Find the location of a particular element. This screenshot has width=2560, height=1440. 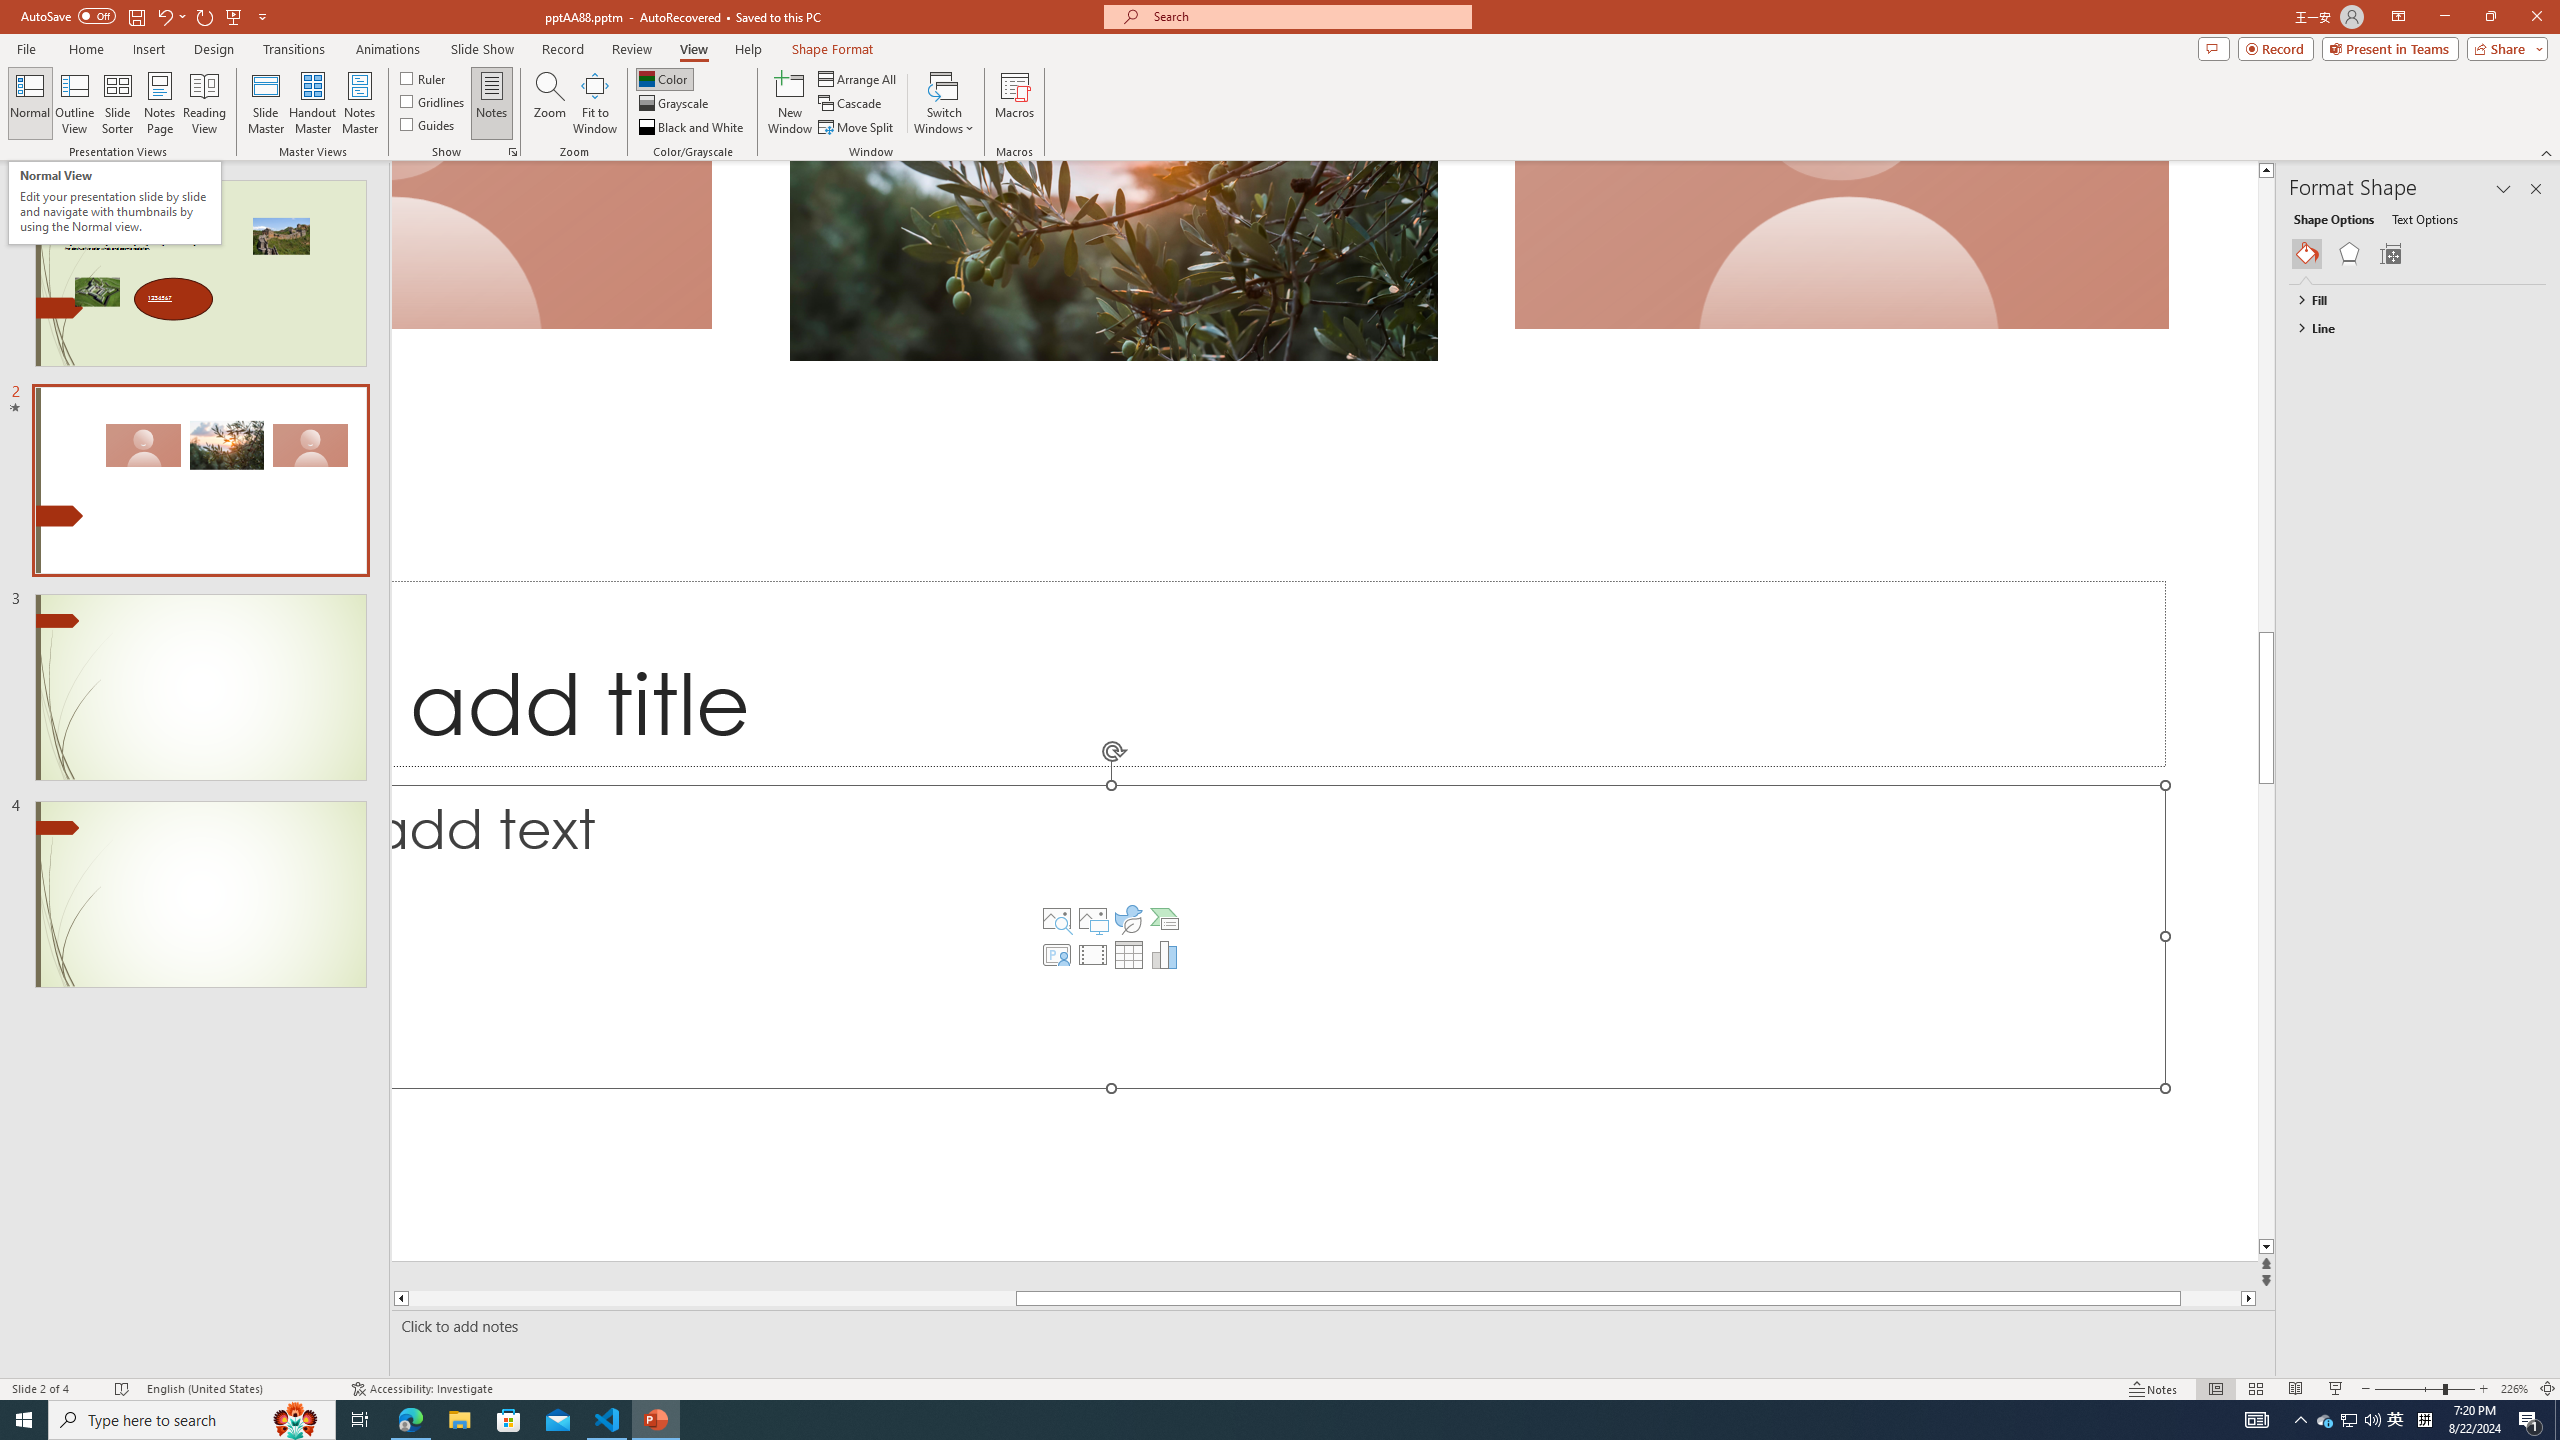

'Gridlines' is located at coordinates (432, 99).